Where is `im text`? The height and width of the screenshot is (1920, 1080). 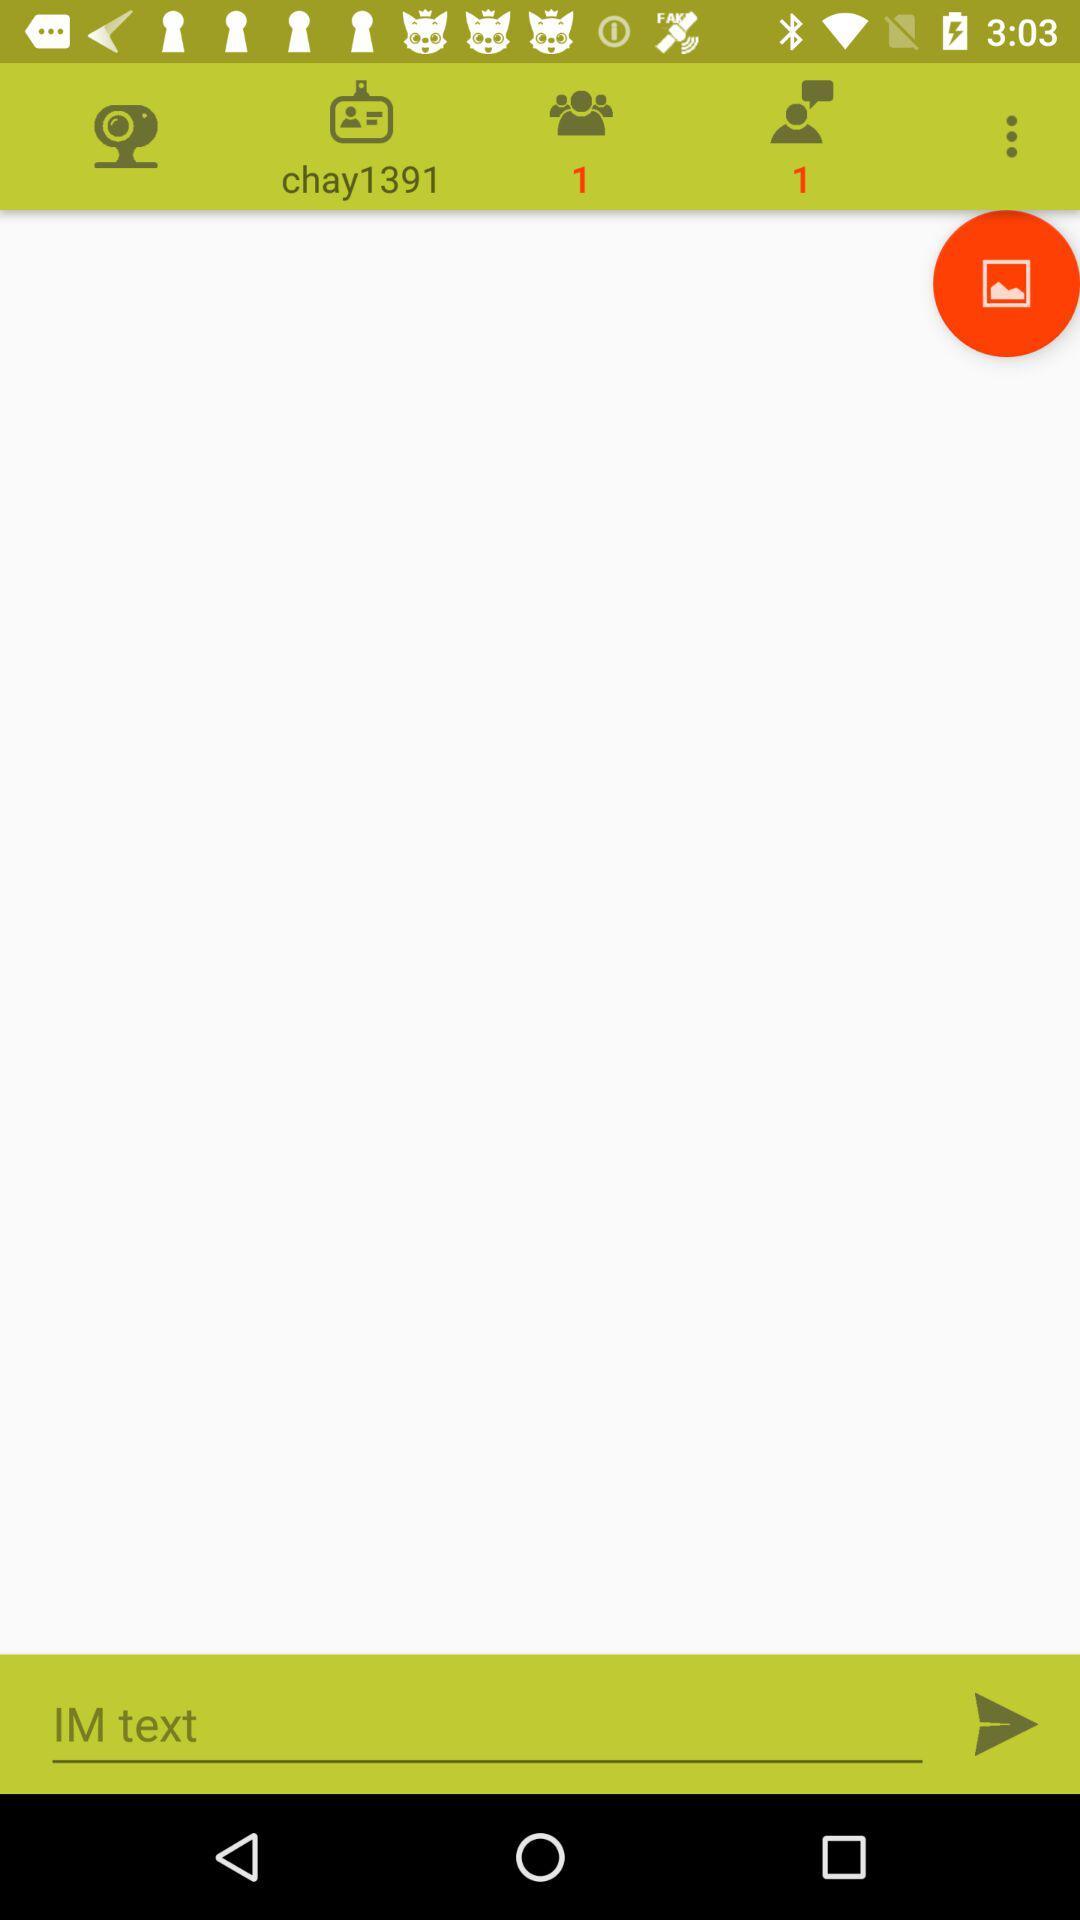 im text is located at coordinates (487, 1723).